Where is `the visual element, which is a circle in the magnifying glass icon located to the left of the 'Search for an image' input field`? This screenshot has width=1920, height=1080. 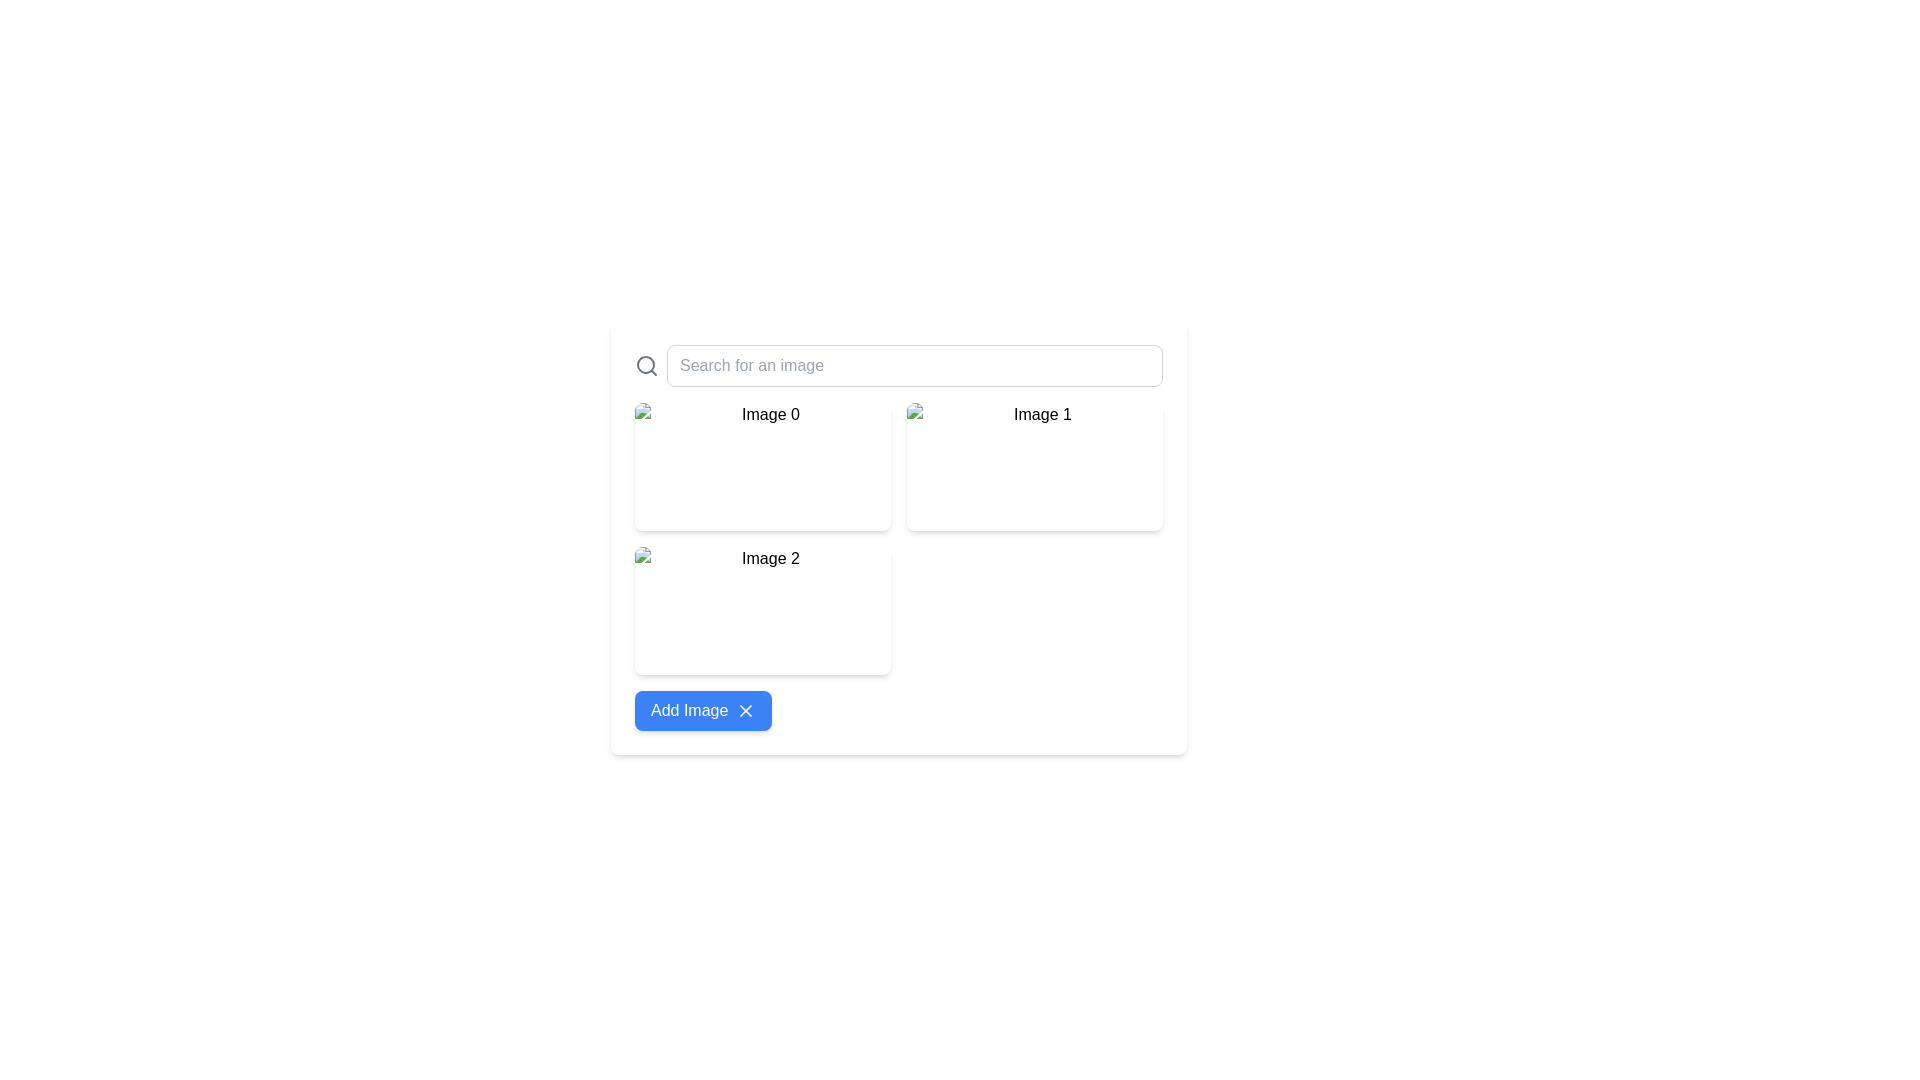
the visual element, which is a circle in the magnifying glass icon located to the left of the 'Search for an image' input field is located at coordinates (646, 365).